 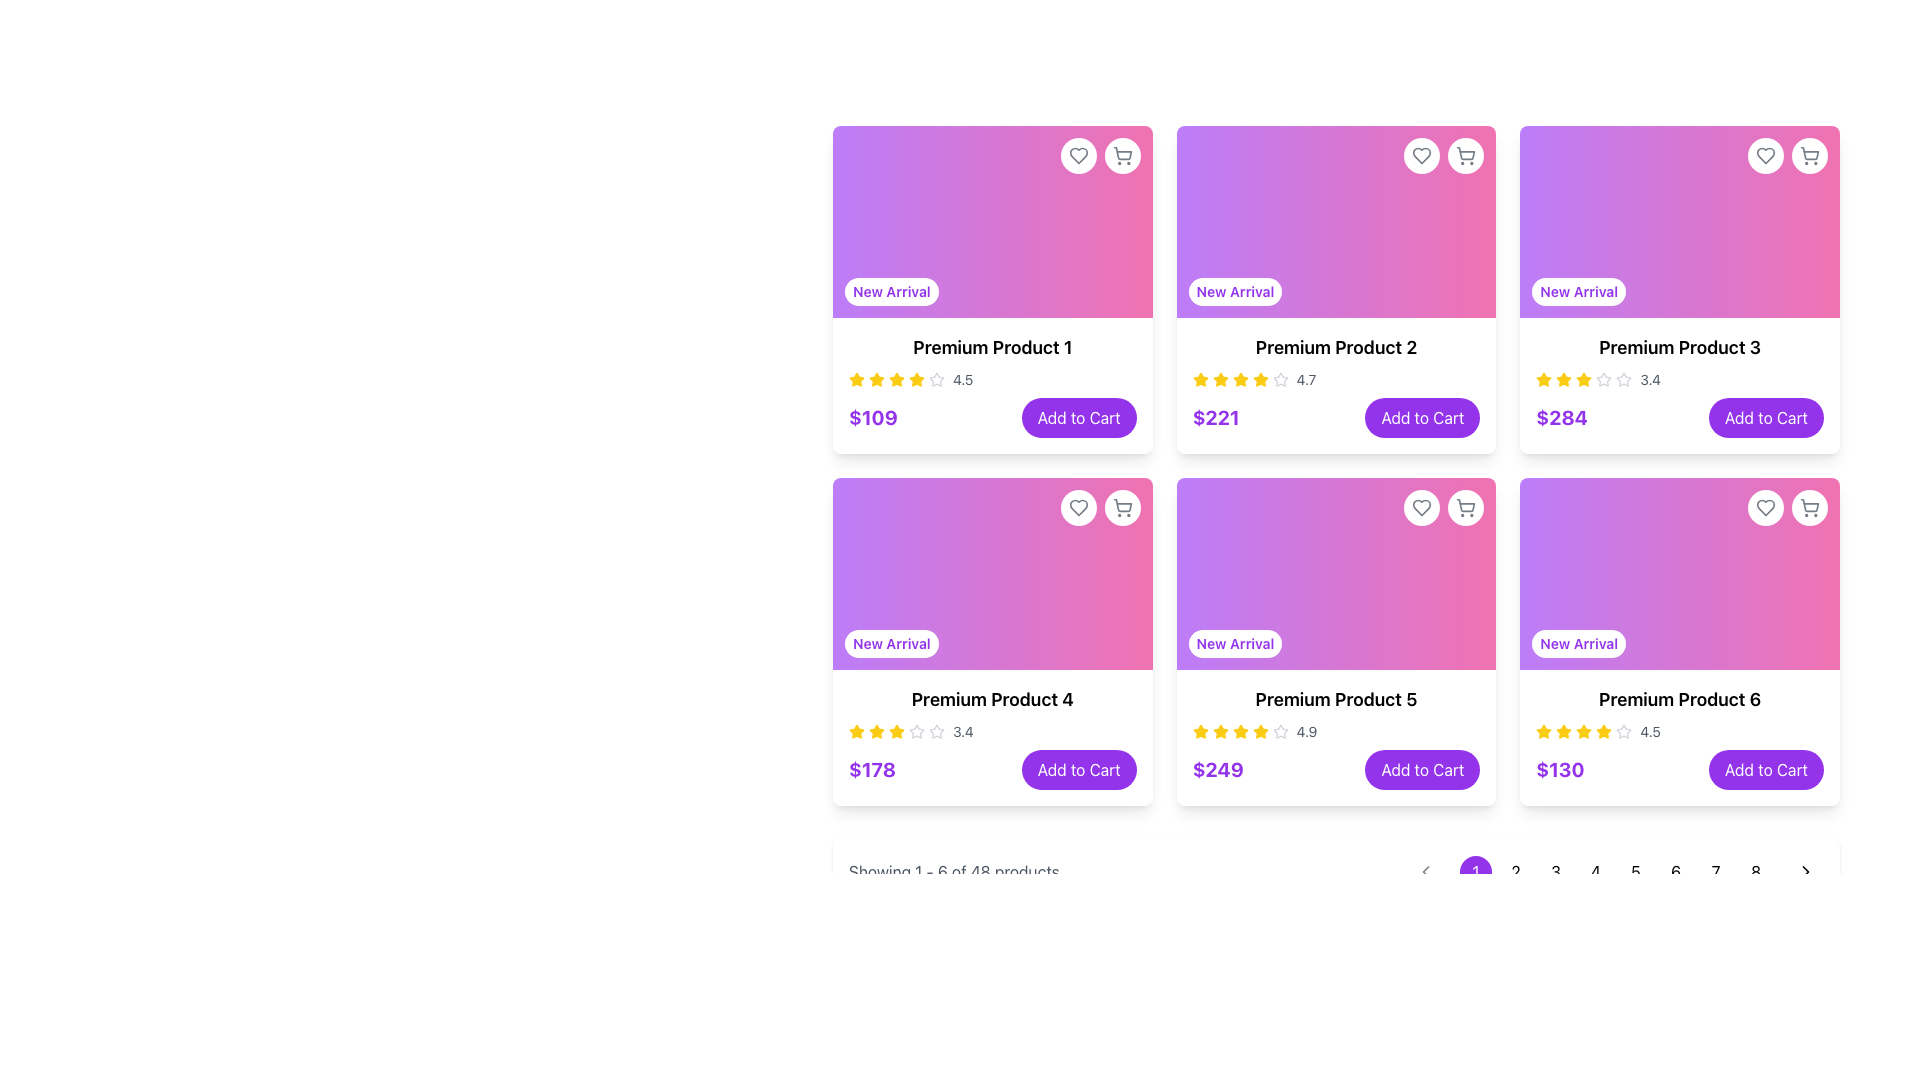 I want to click on the circular button labeled '8' located at the bottom-right corner of the interface to activate the background color change effect, so click(x=1755, y=870).